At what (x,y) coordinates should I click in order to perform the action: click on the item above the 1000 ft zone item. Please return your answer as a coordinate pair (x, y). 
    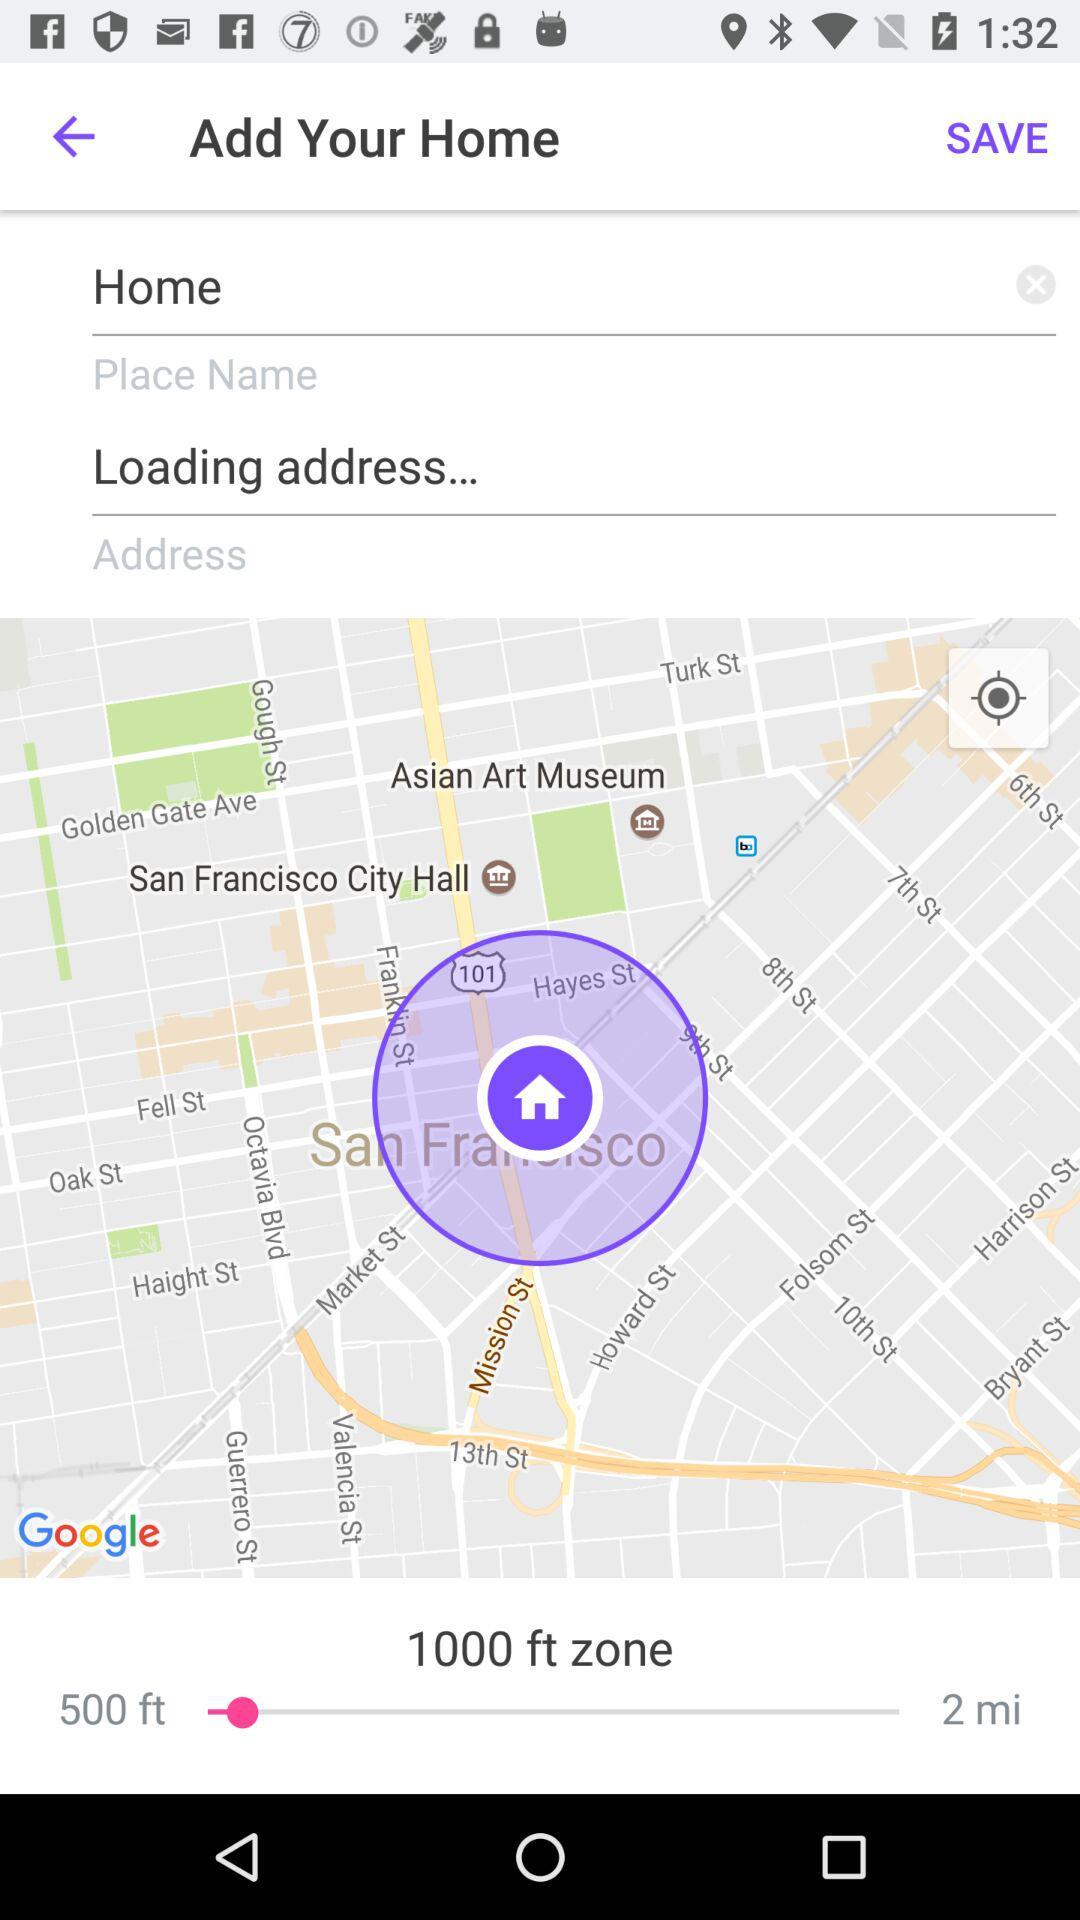
    Looking at the image, I should click on (540, 1097).